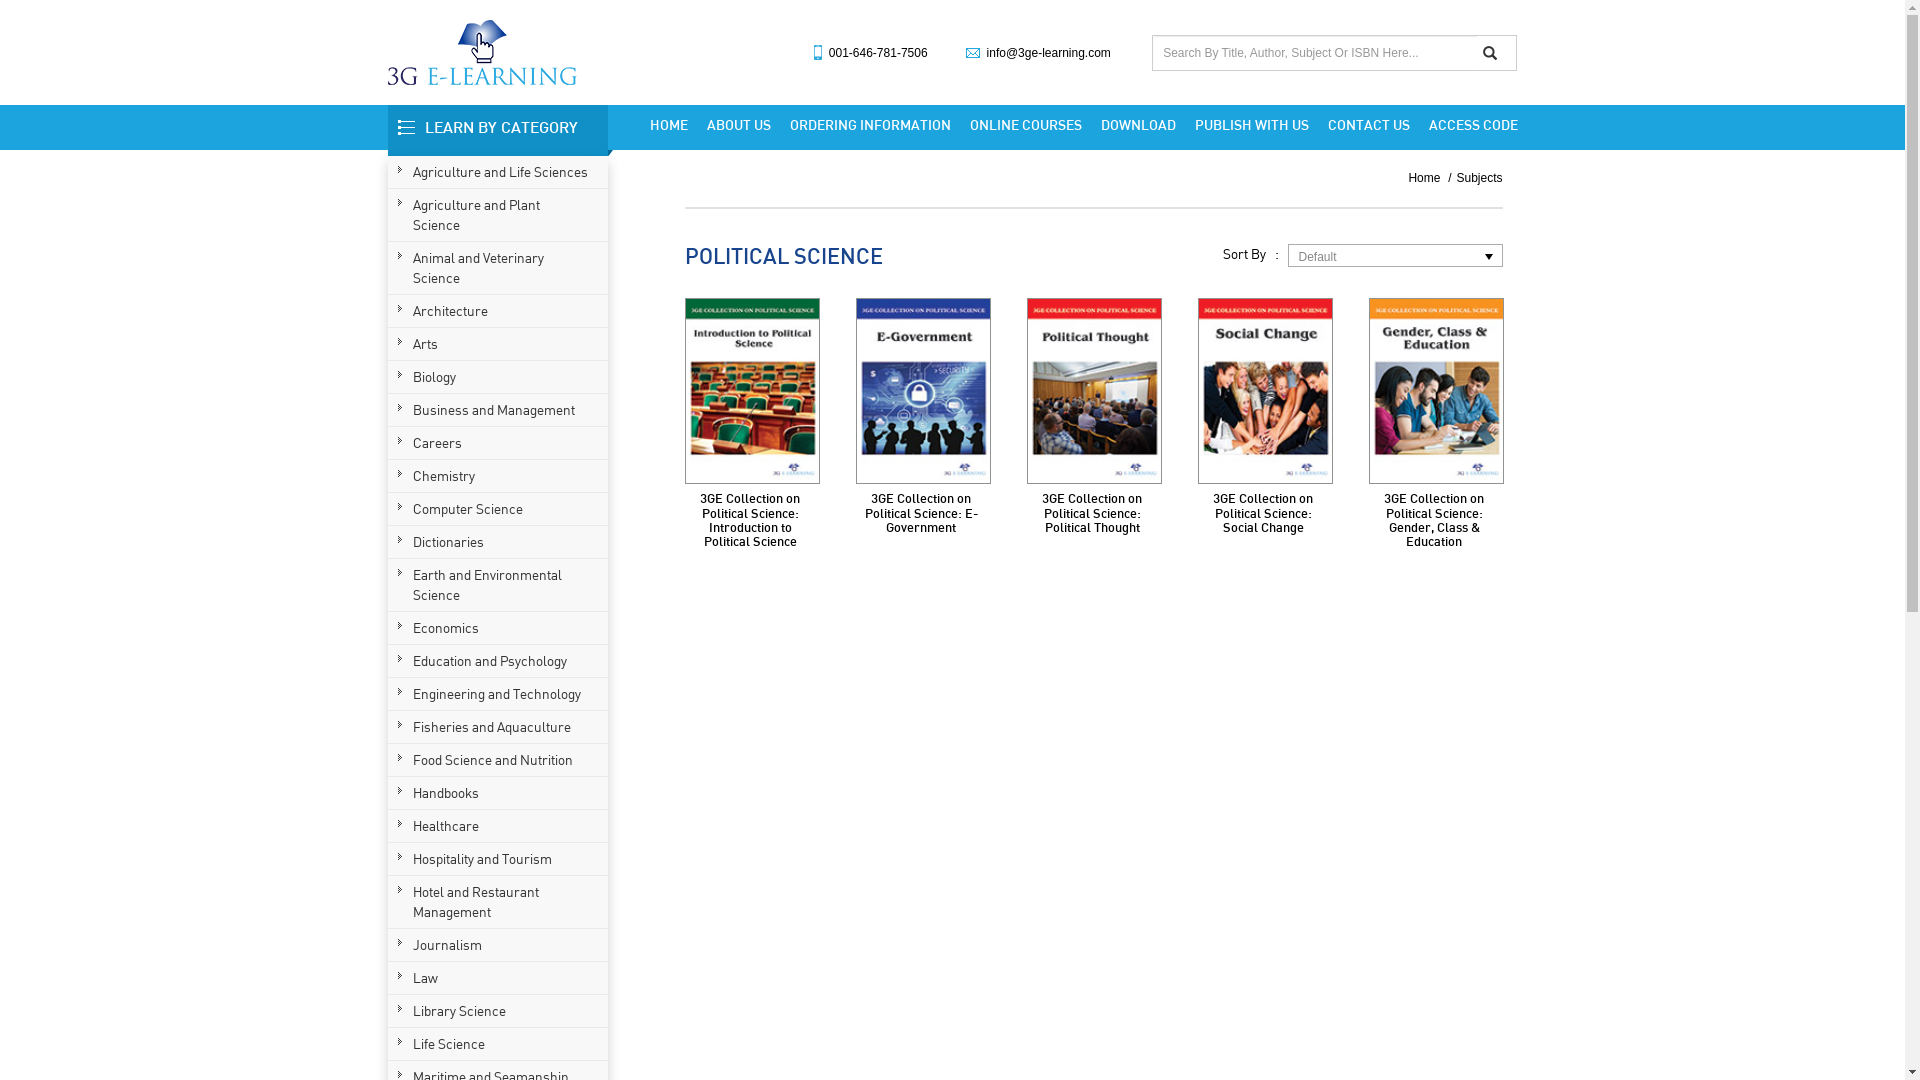  I want to click on 'Agriculture and Life Sciences', so click(499, 171).